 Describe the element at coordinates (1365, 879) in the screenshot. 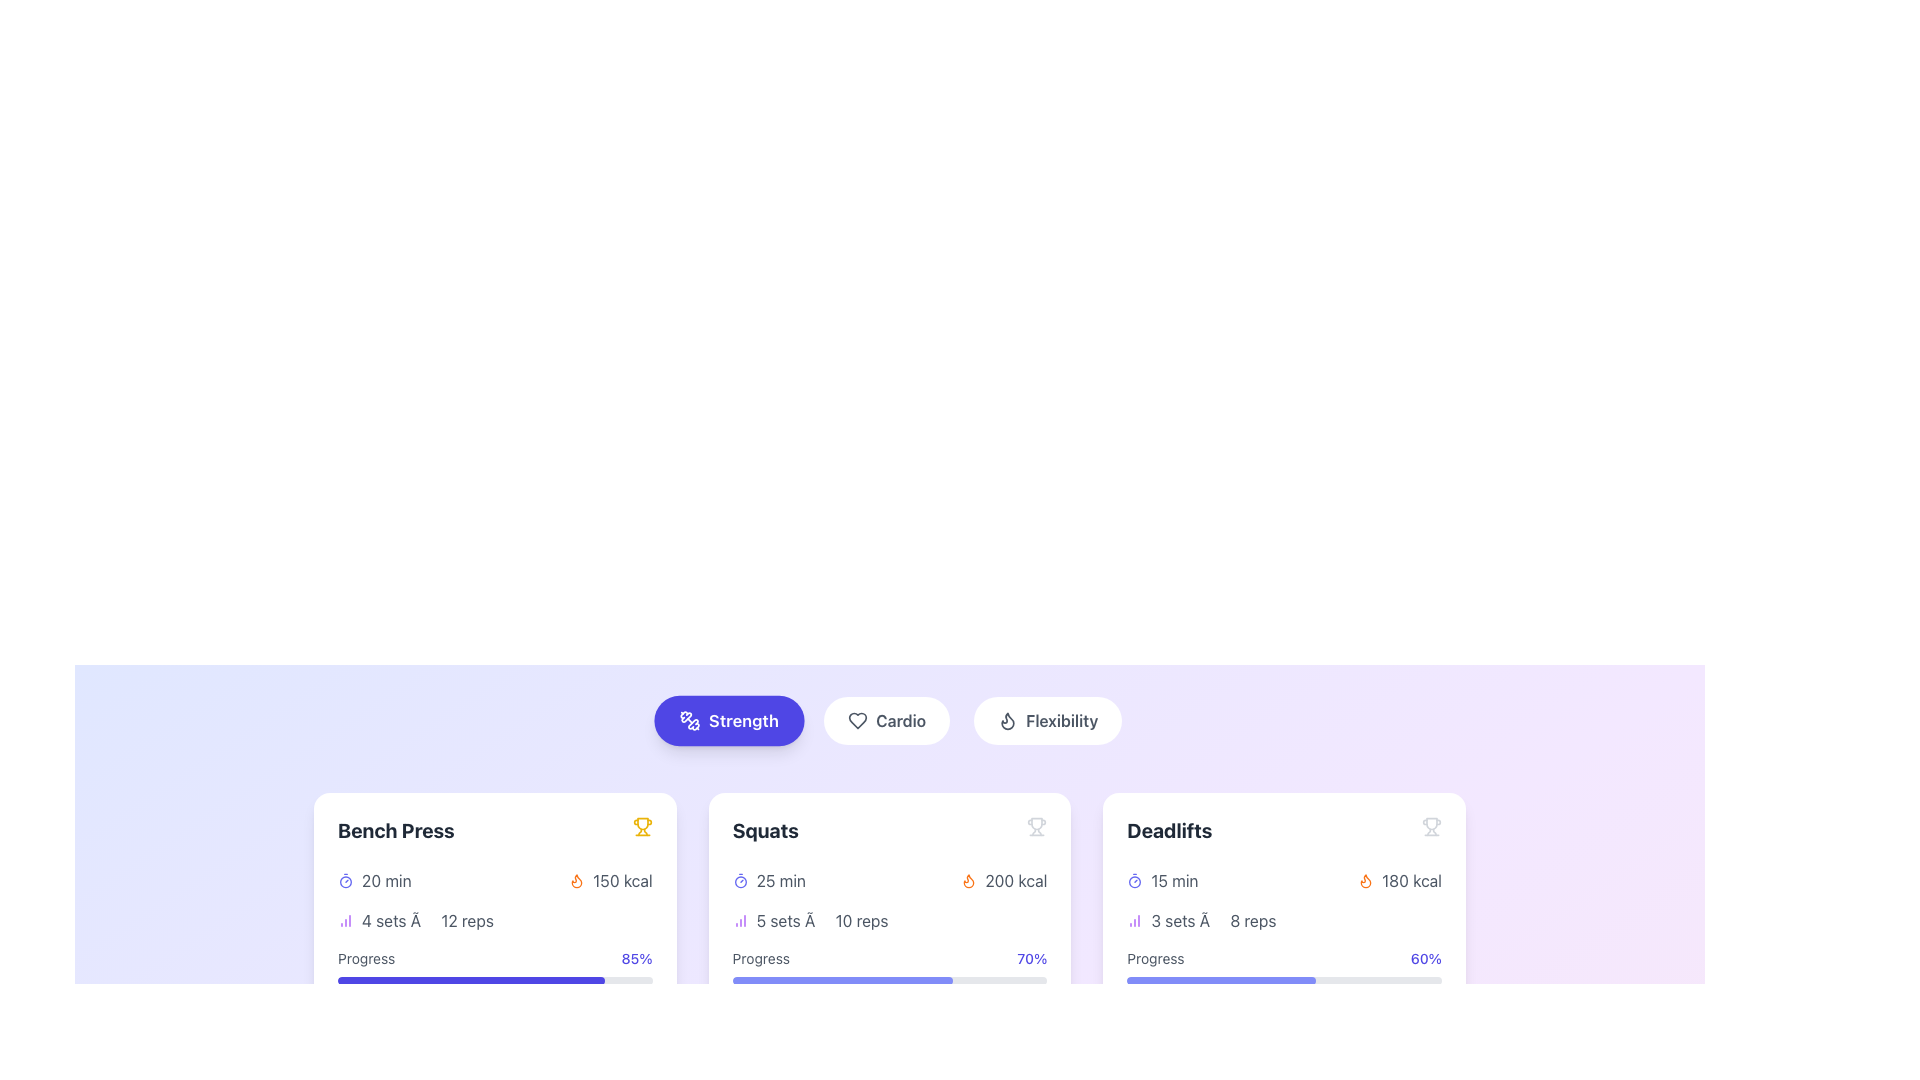

I see `the calorie icon associated with the 'Deadlifts' activity in the third card from the left, positioned below the '180 kcal' text` at that location.